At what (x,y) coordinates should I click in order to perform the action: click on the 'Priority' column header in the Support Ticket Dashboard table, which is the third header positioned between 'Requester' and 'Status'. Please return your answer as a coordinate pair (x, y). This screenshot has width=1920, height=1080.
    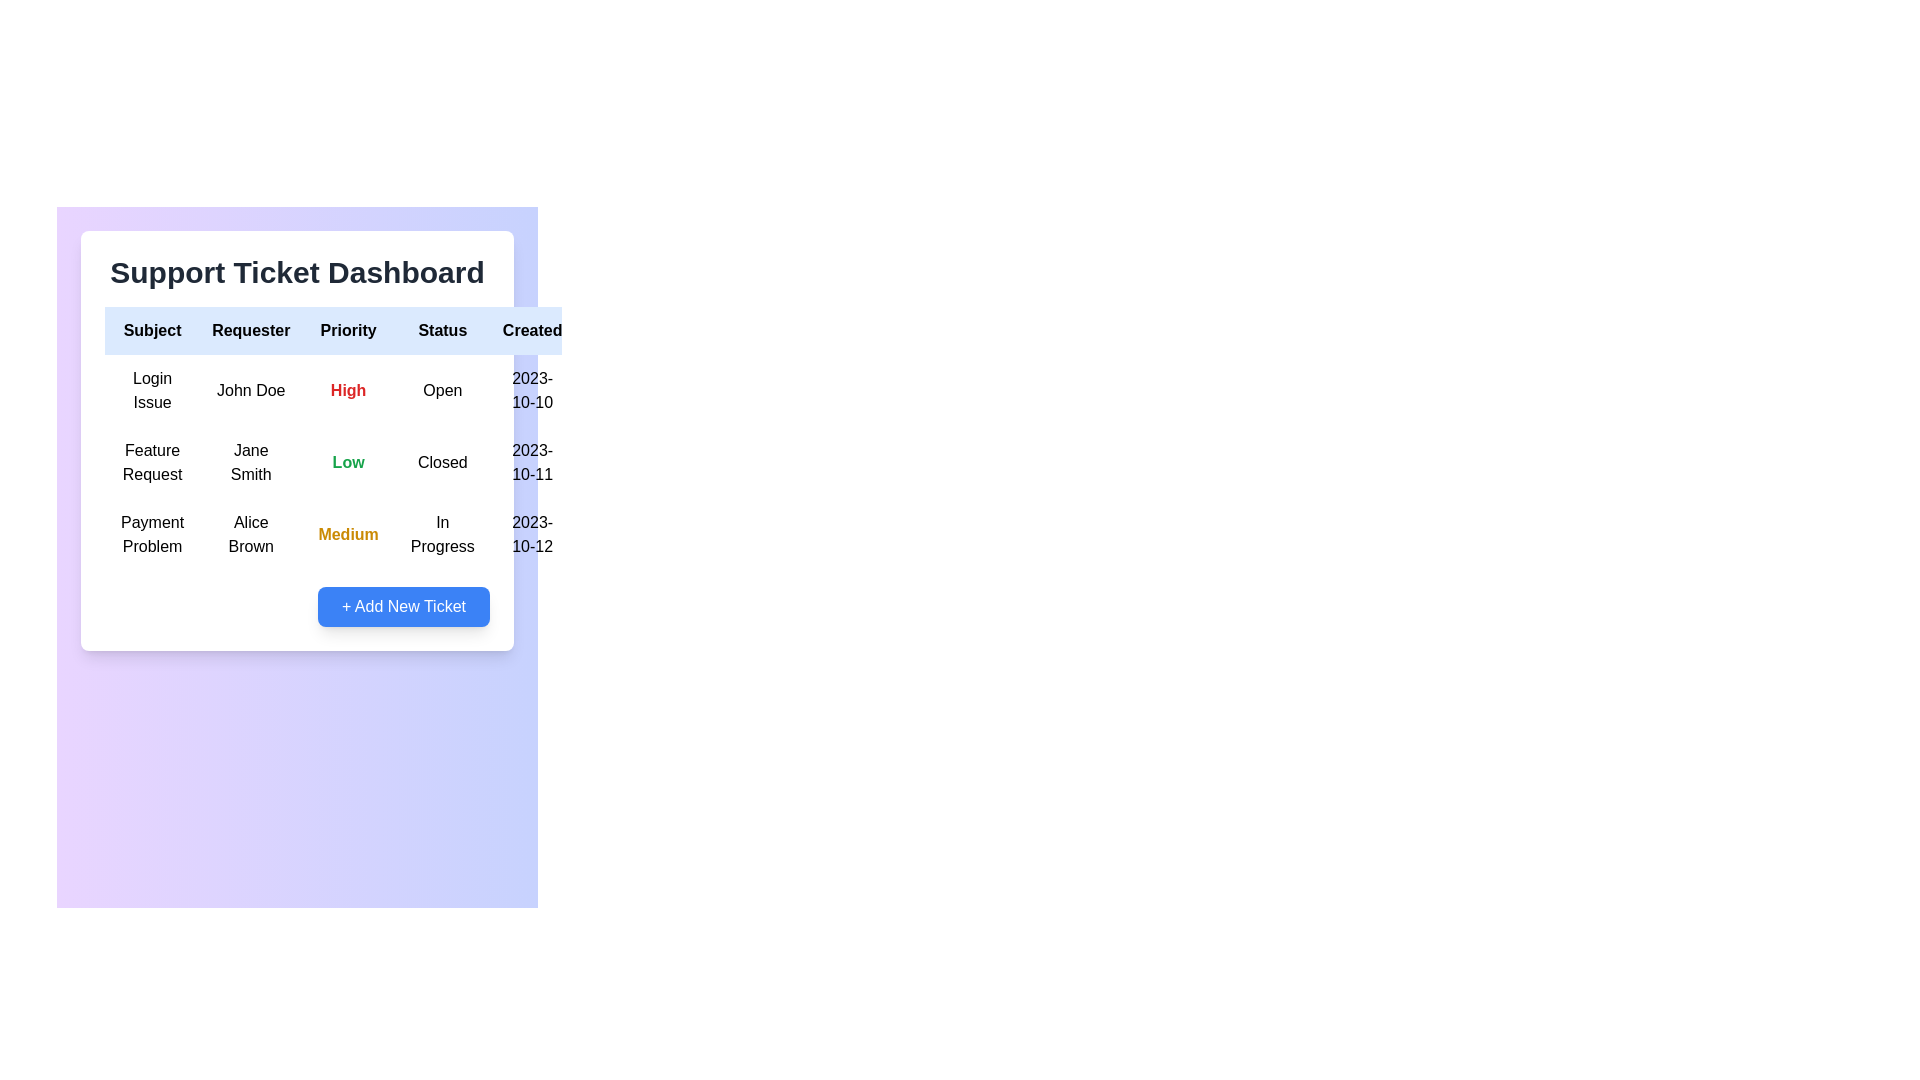
    Looking at the image, I should click on (348, 330).